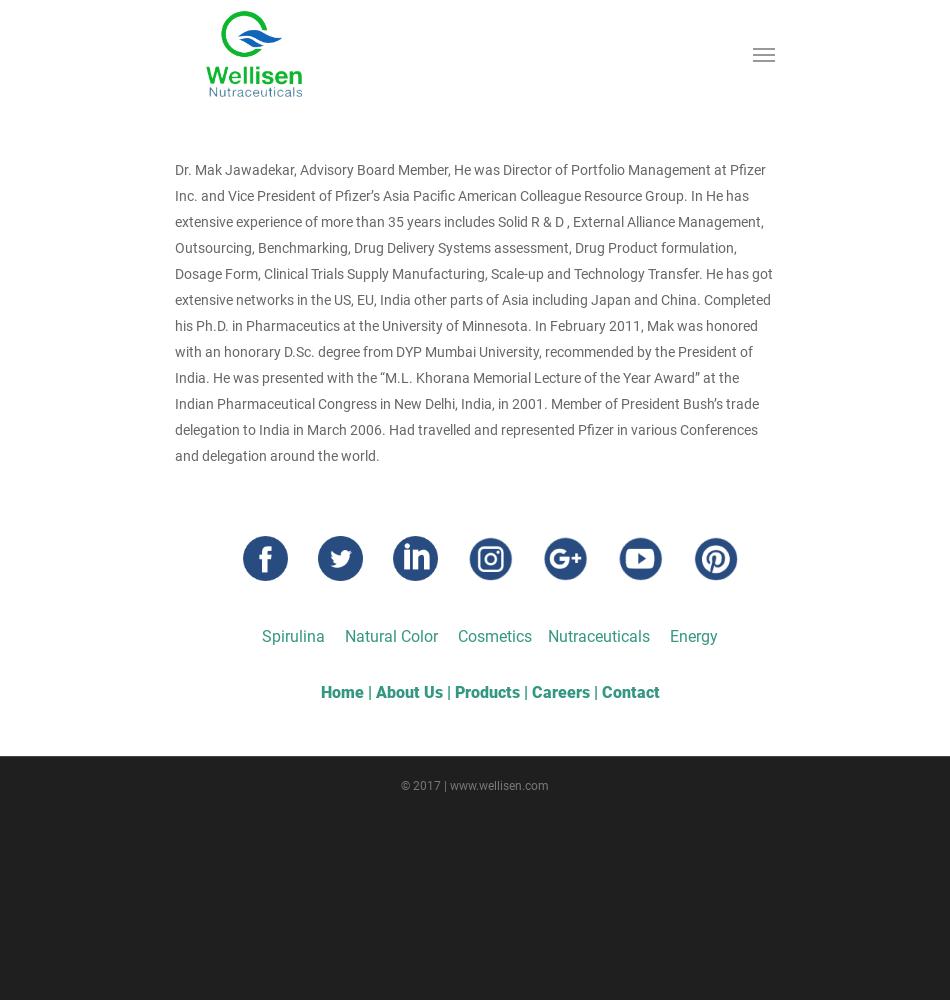 This screenshot has height=1000, width=950. I want to click on 'Energy', so click(670, 636).